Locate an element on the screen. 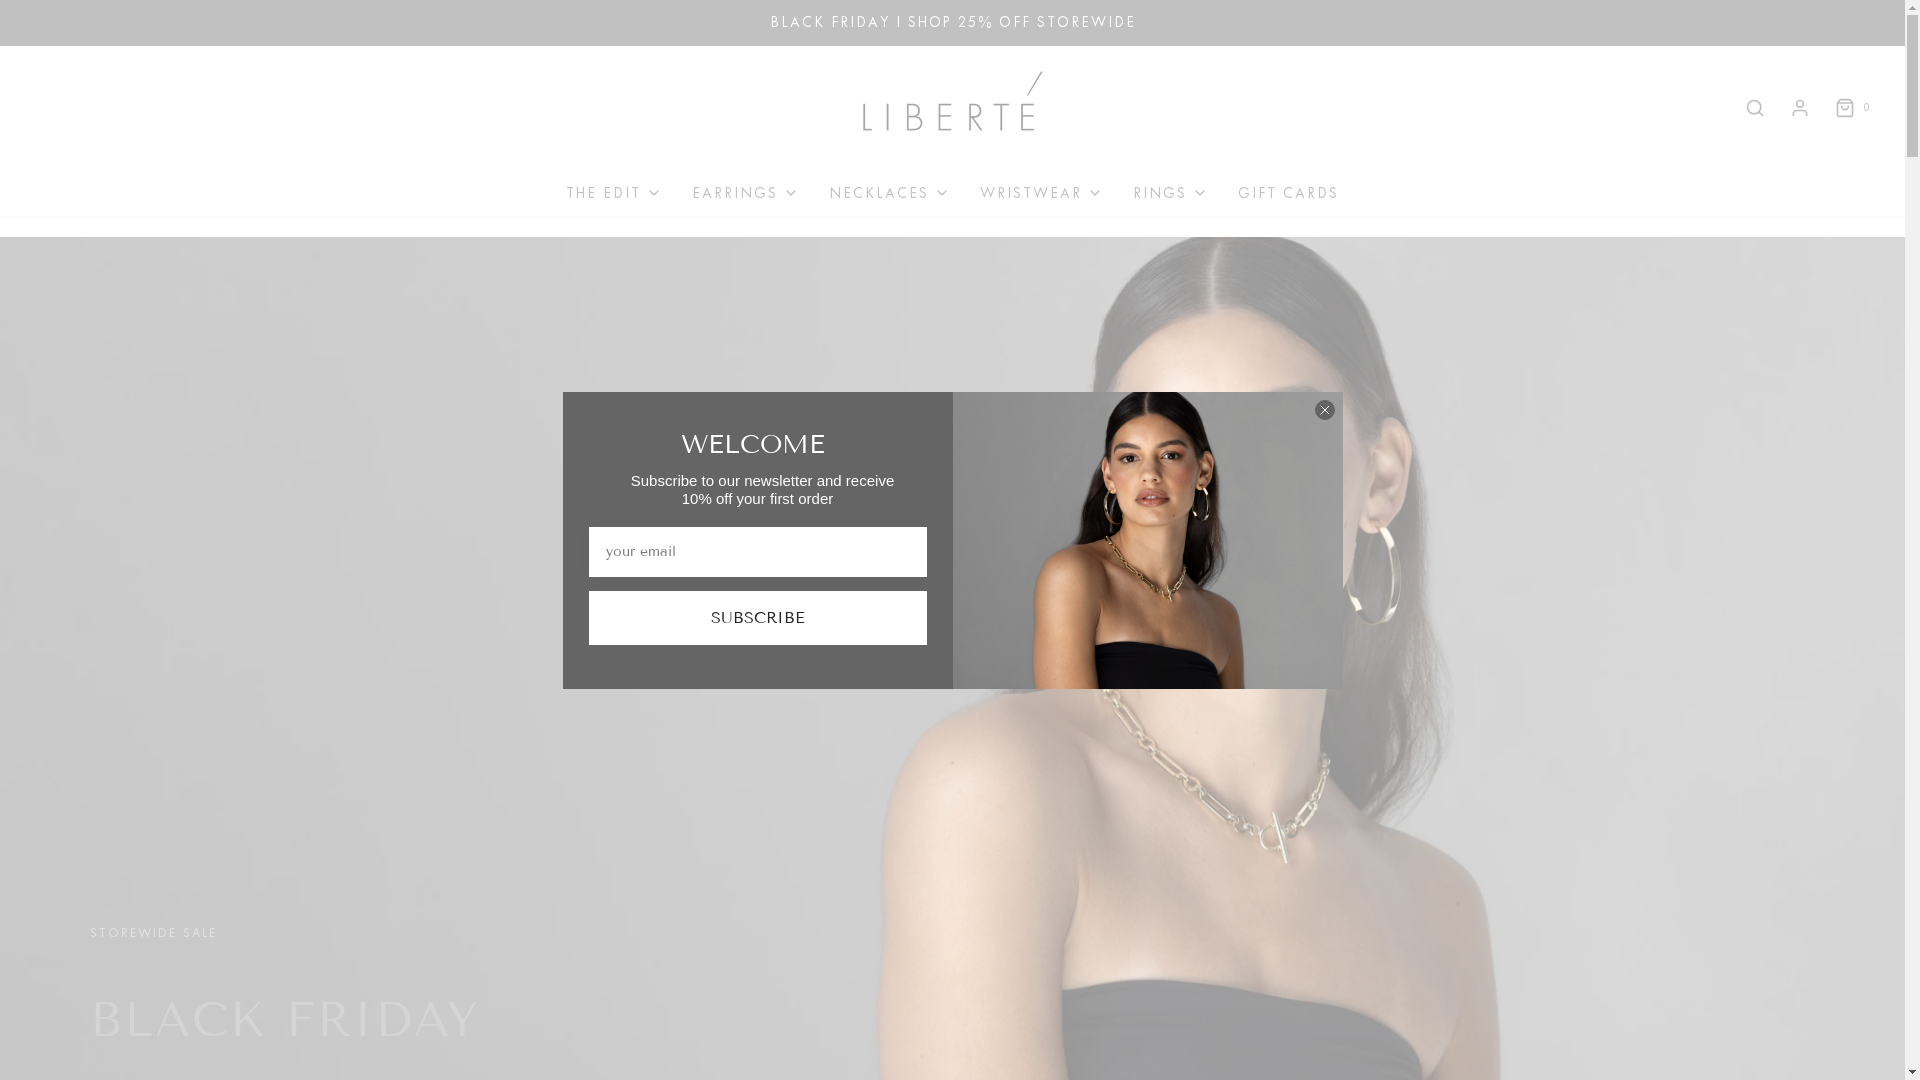 This screenshot has height=1080, width=1920. 'GIFT CARDS' is located at coordinates (1288, 193).